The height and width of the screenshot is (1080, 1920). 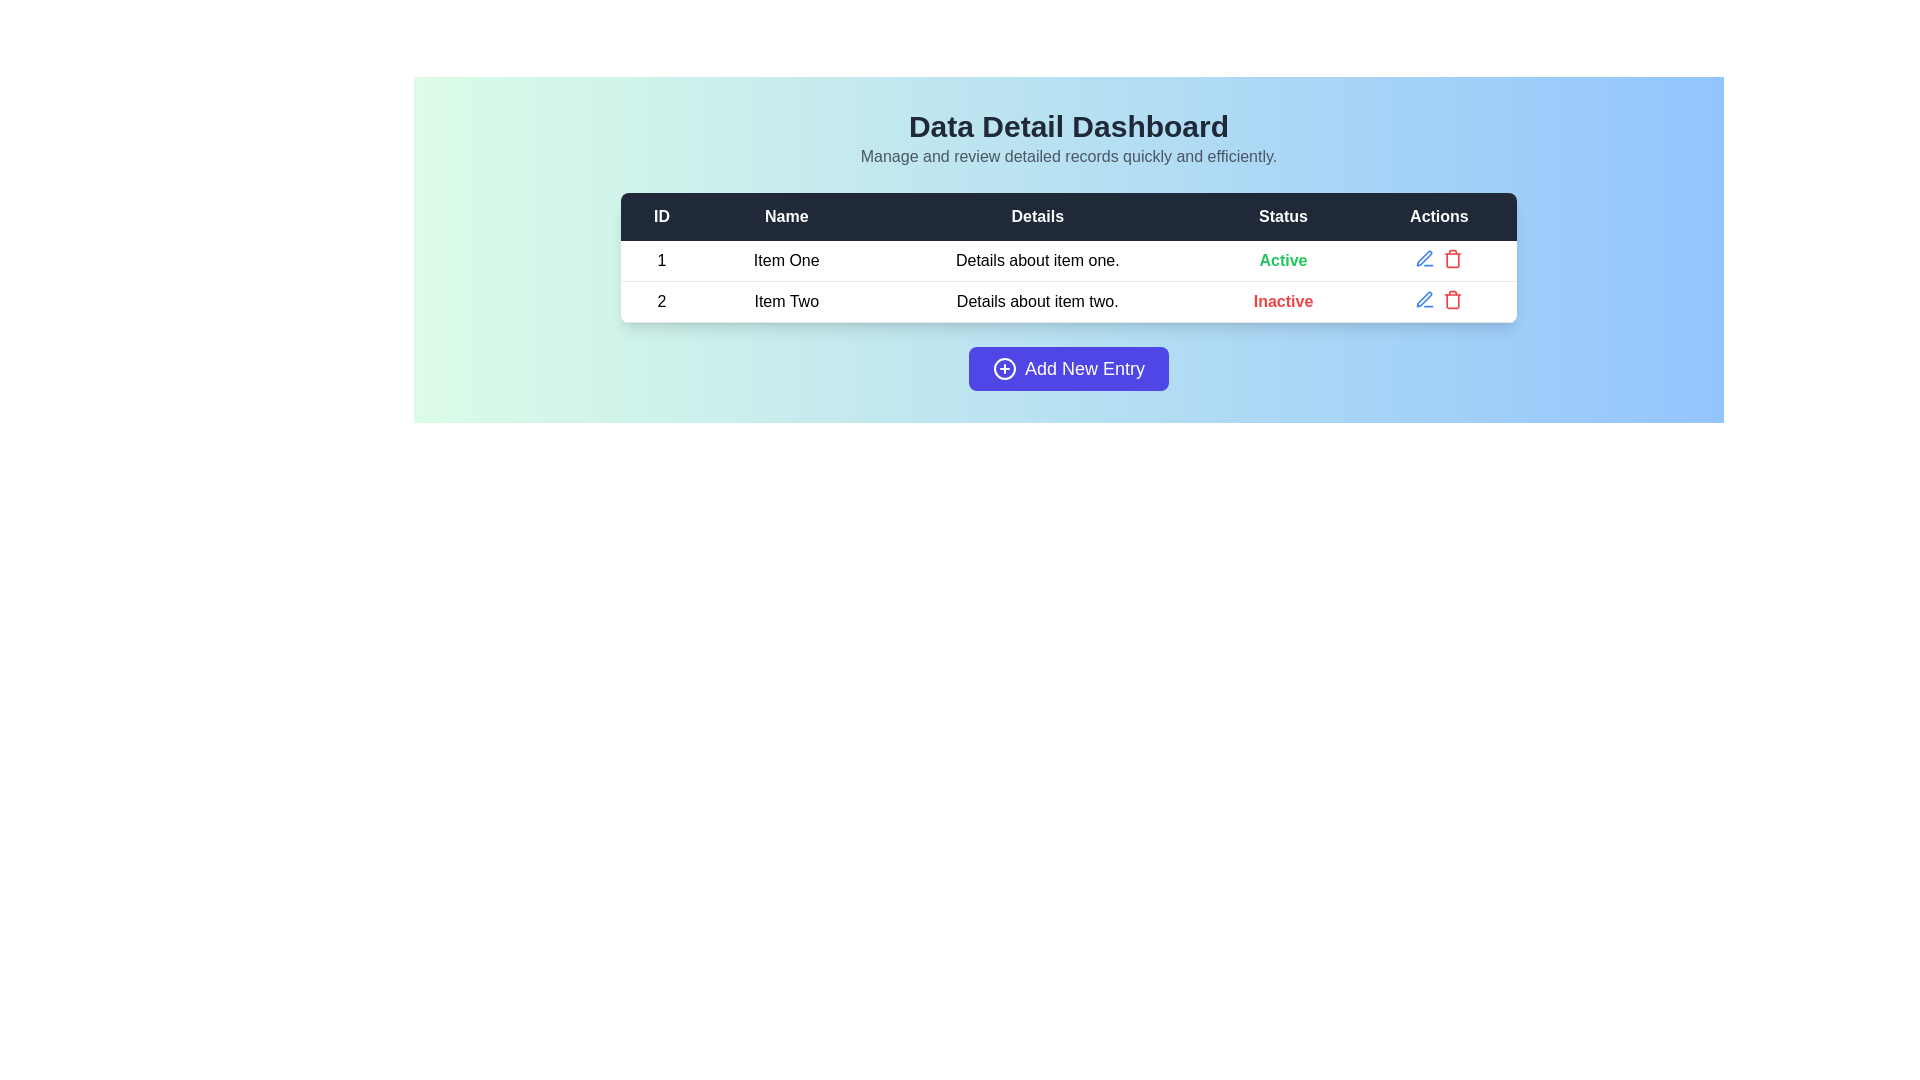 What do you see at coordinates (1068, 369) in the screenshot?
I see `the interactive button located directly below the last row of the table` at bounding box center [1068, 369].